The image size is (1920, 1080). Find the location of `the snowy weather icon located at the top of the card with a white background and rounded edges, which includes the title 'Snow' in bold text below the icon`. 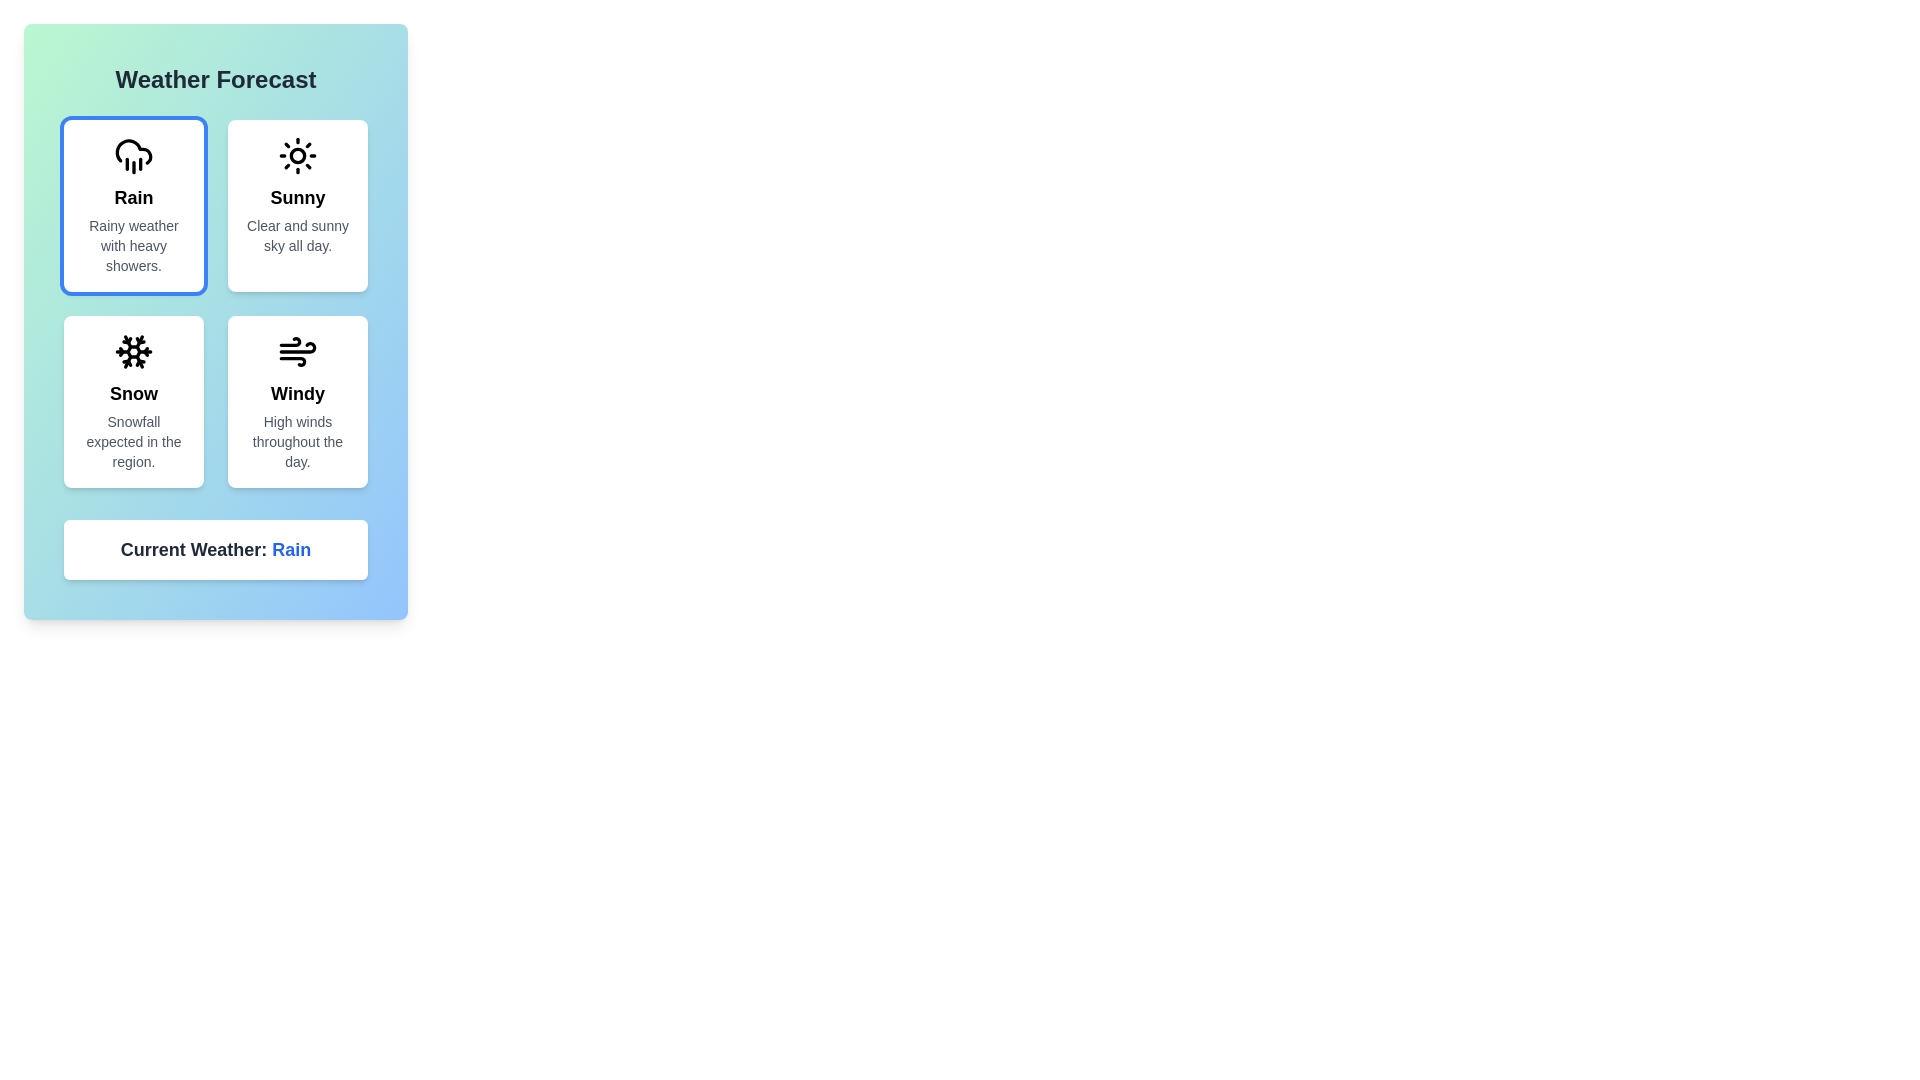

the snowy weather icon located at the top of the card with a white background and rounded edges, which includes the title 'Snow' in bold text below the icon is located at coordinates (133, 350).